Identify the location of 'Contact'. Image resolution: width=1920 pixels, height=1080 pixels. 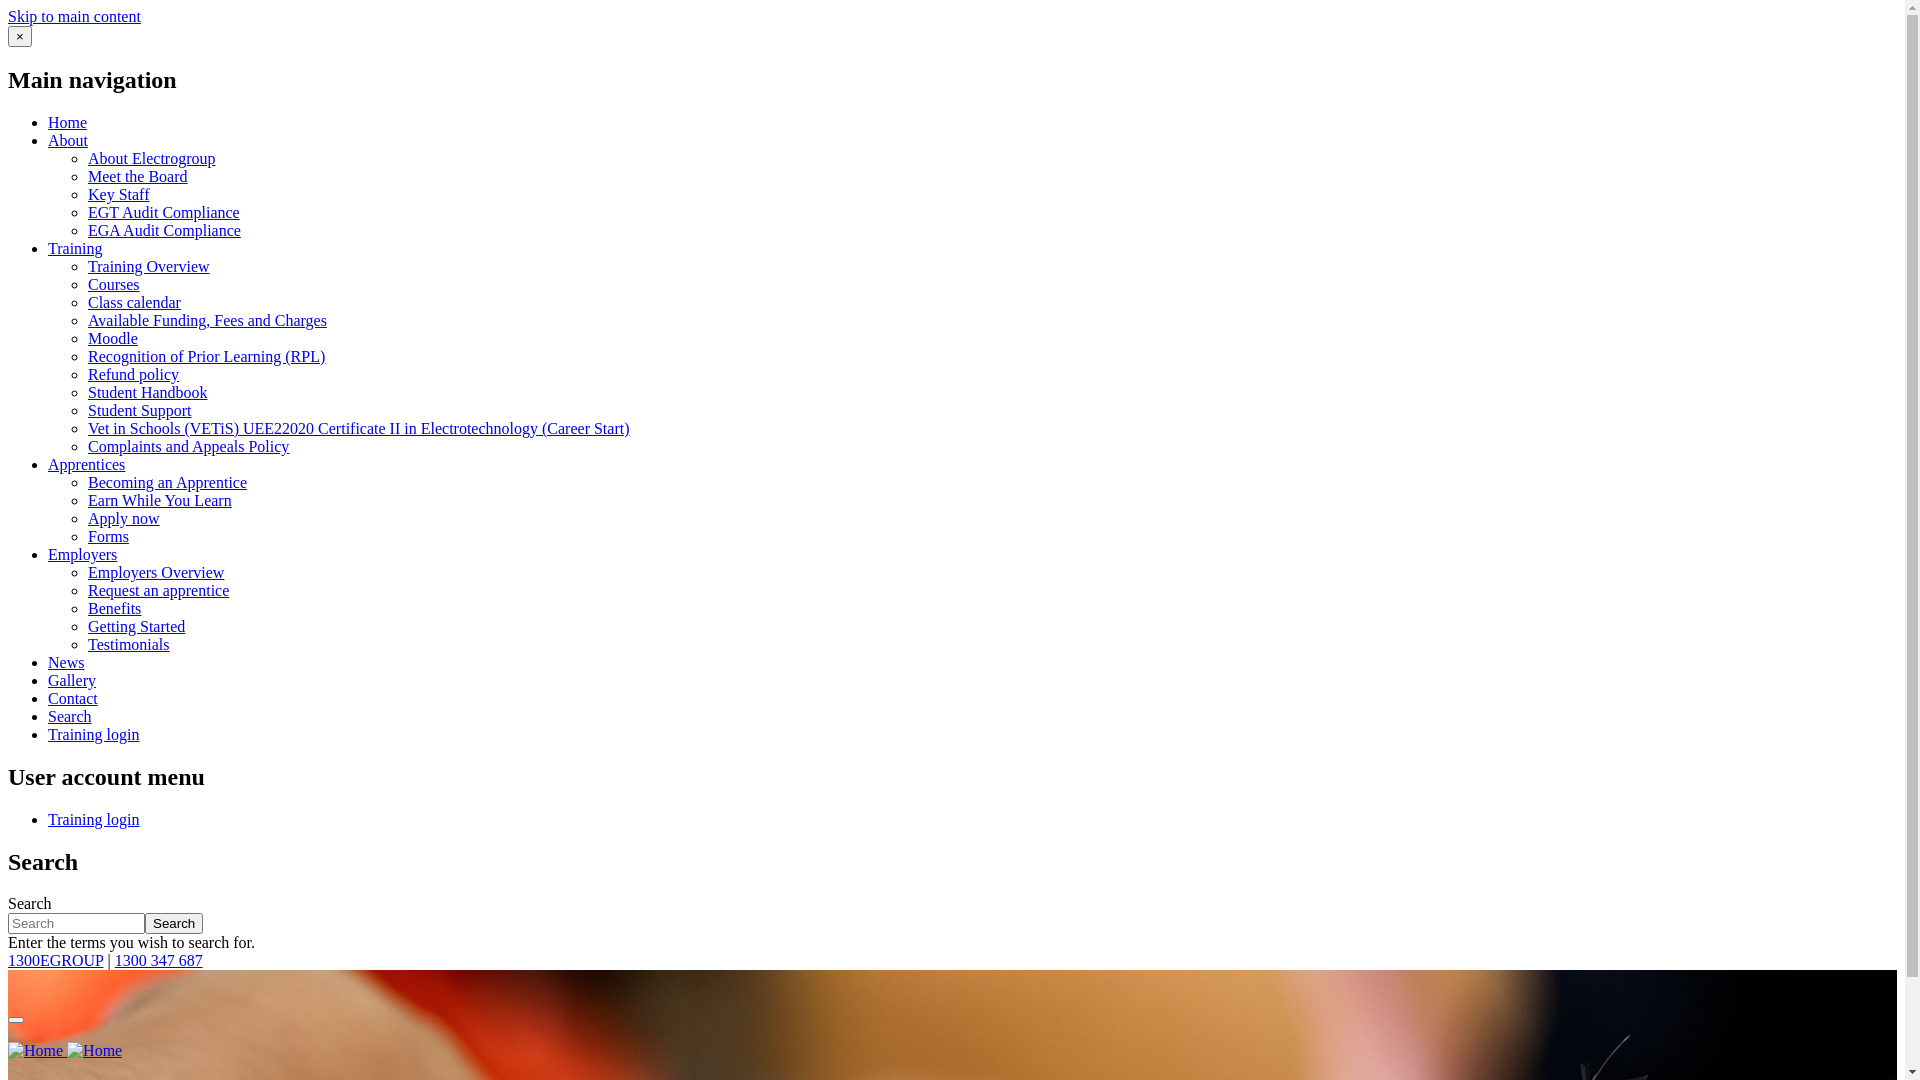
(48, 697).